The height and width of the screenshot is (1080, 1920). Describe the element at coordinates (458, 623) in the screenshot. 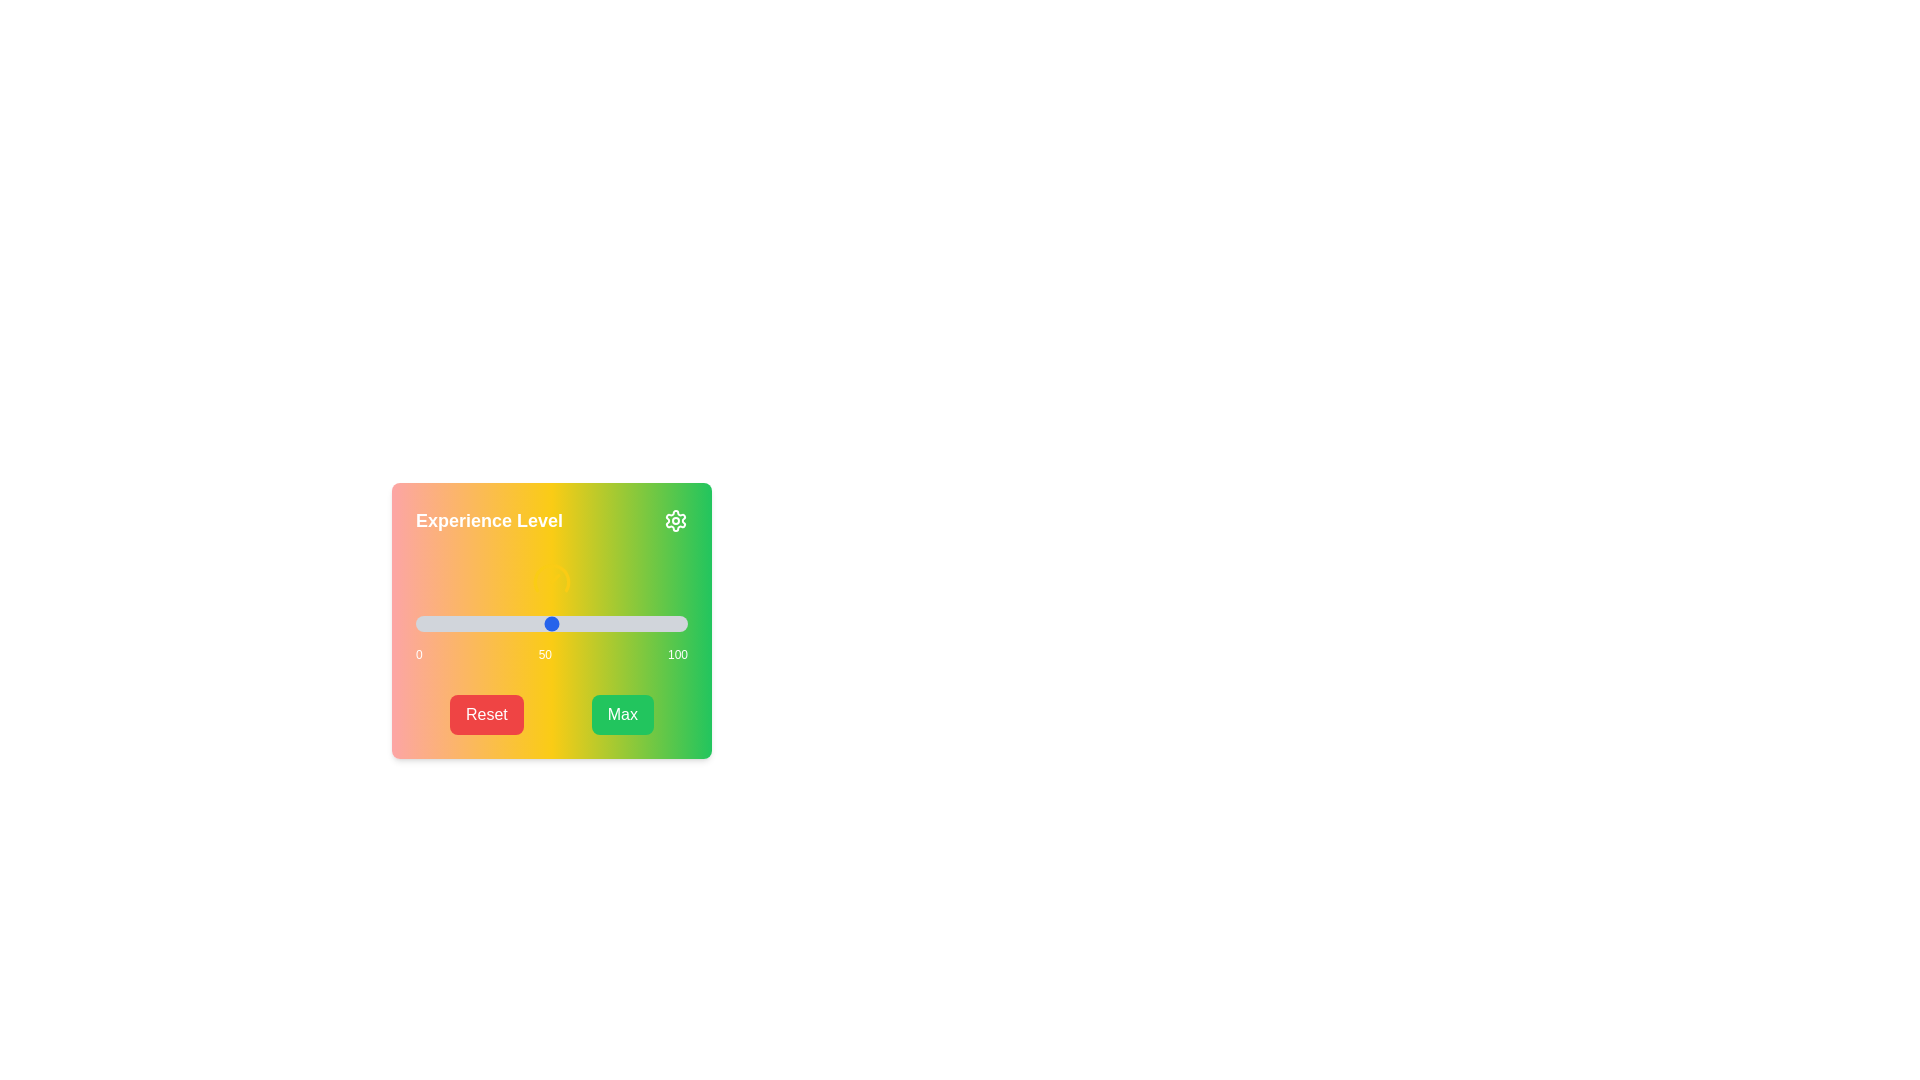

I see `the slider to set the value to 16` at that location.